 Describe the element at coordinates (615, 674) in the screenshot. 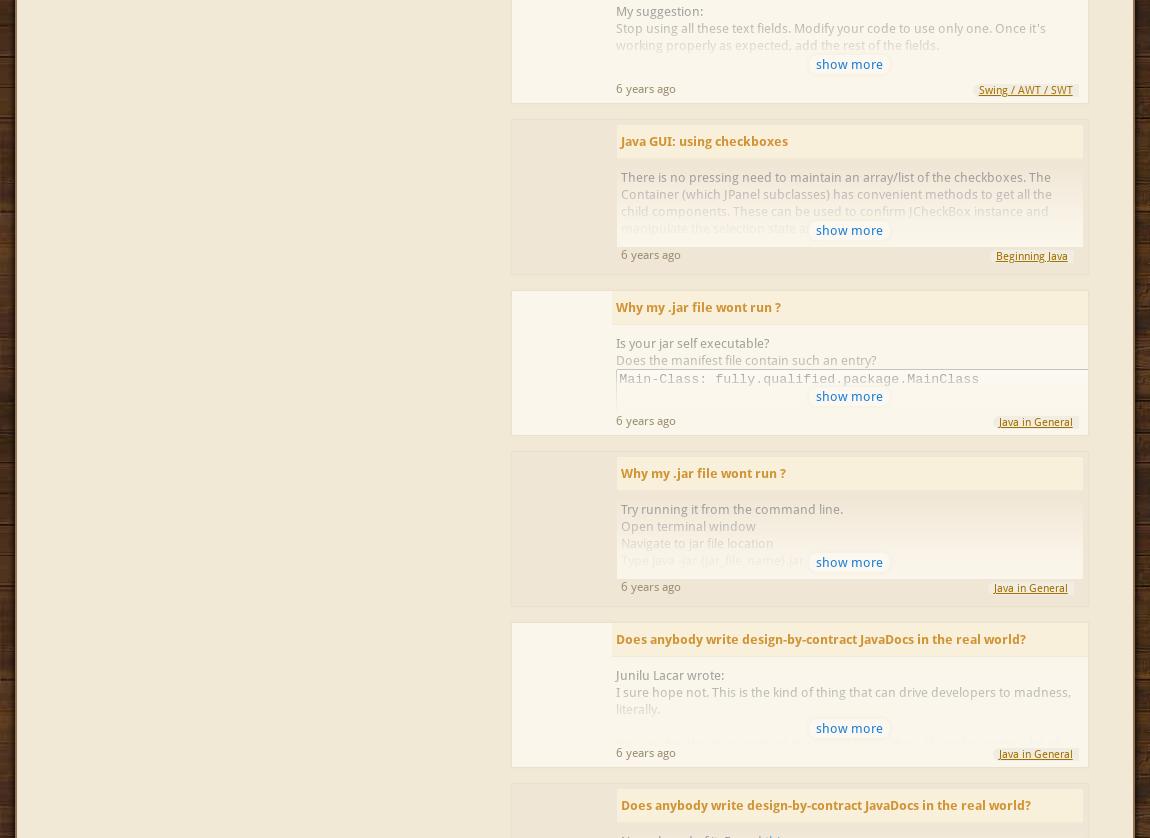

I see `'Junilu Lacar wrote:'` at that location.